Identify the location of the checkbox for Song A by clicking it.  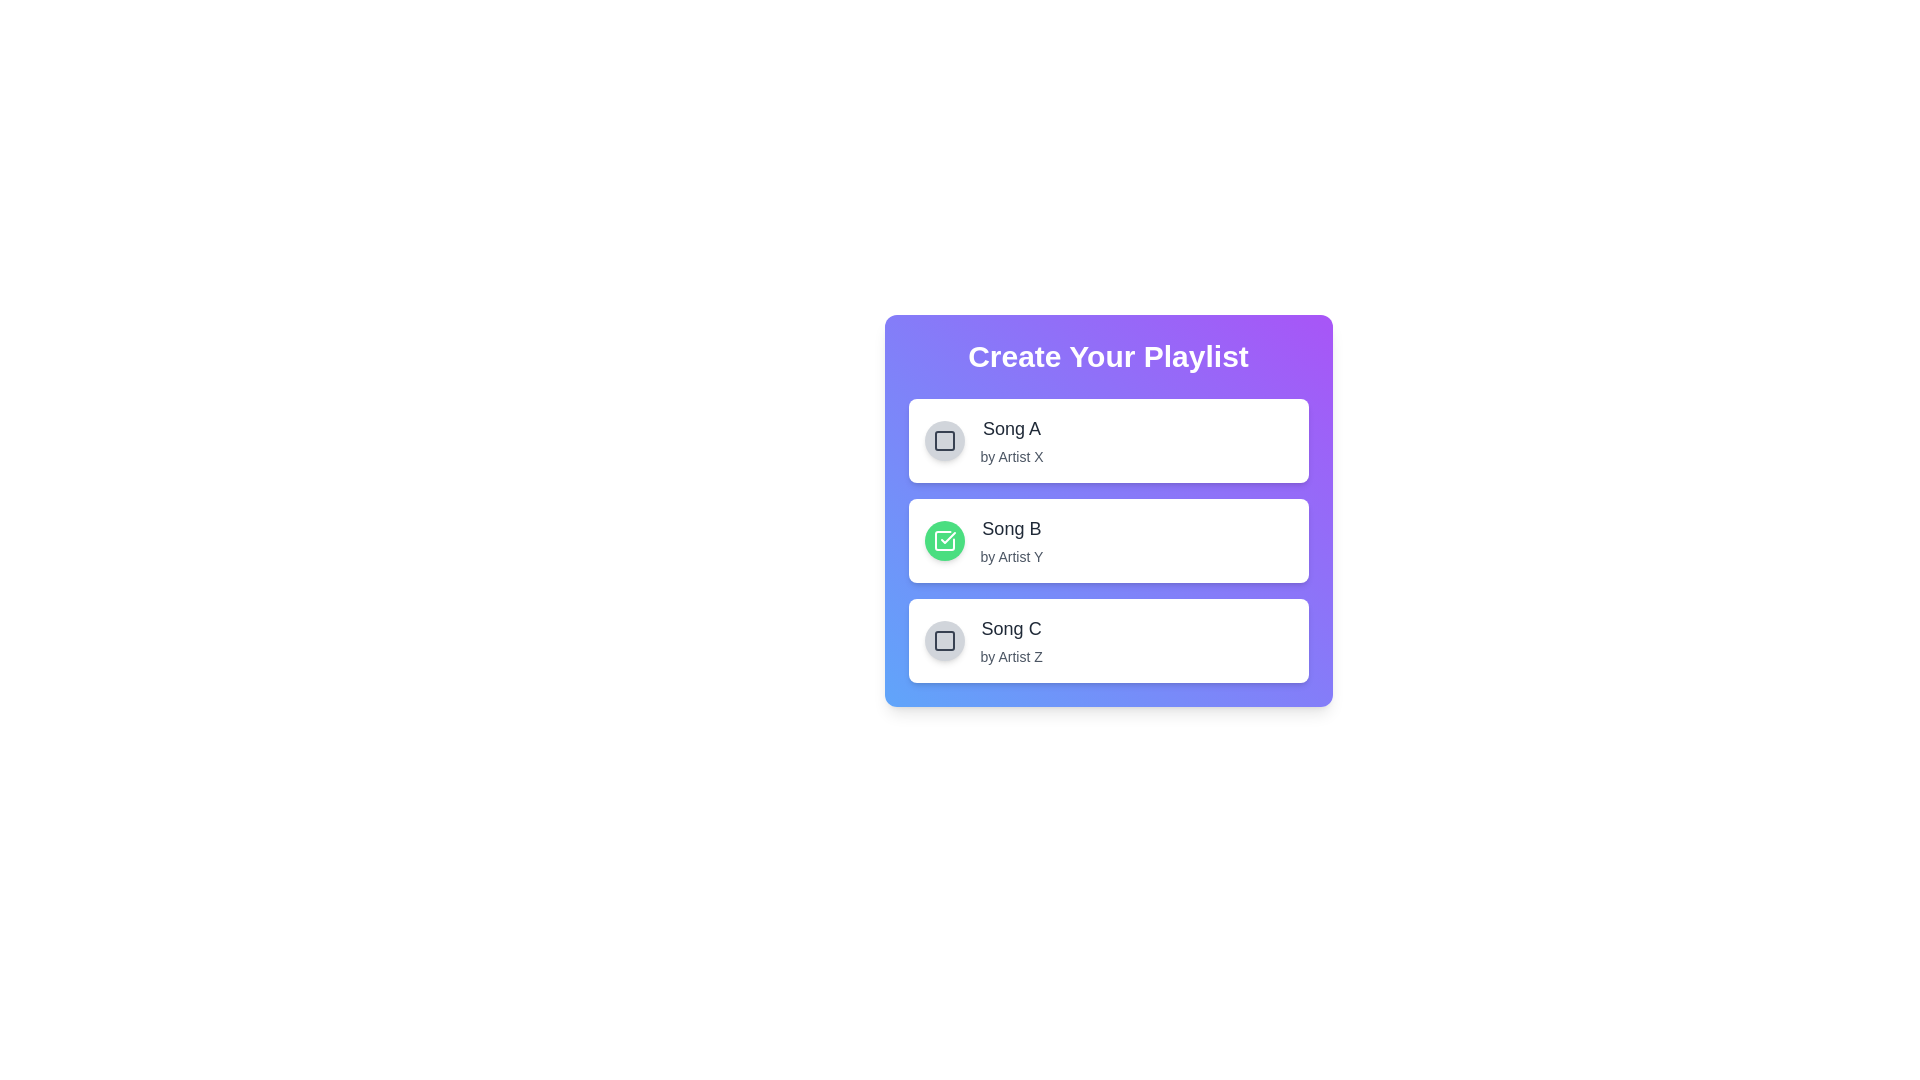
(943, 439).